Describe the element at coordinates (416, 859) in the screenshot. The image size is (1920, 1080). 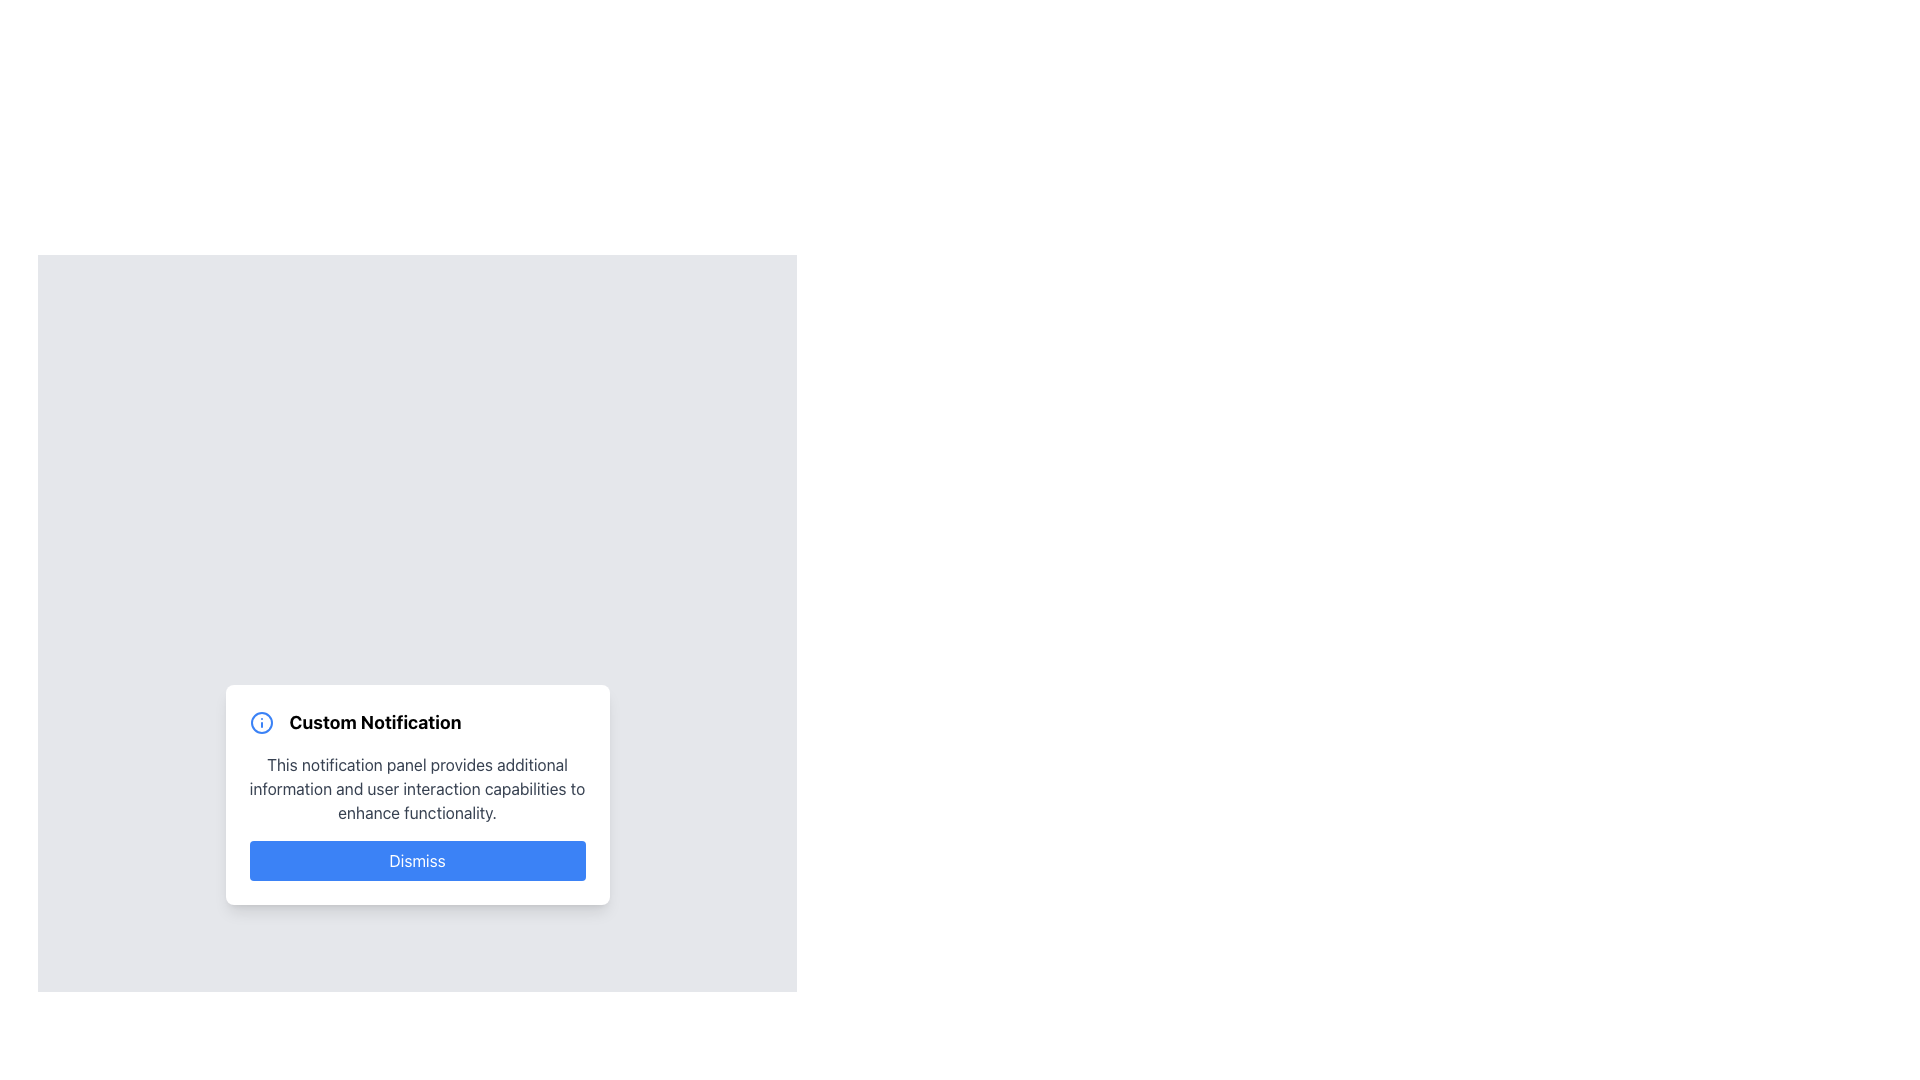
I see `the 'Dismiss' button, which is a rectangular button with a blue background and white text located within a notification panel` at that location.